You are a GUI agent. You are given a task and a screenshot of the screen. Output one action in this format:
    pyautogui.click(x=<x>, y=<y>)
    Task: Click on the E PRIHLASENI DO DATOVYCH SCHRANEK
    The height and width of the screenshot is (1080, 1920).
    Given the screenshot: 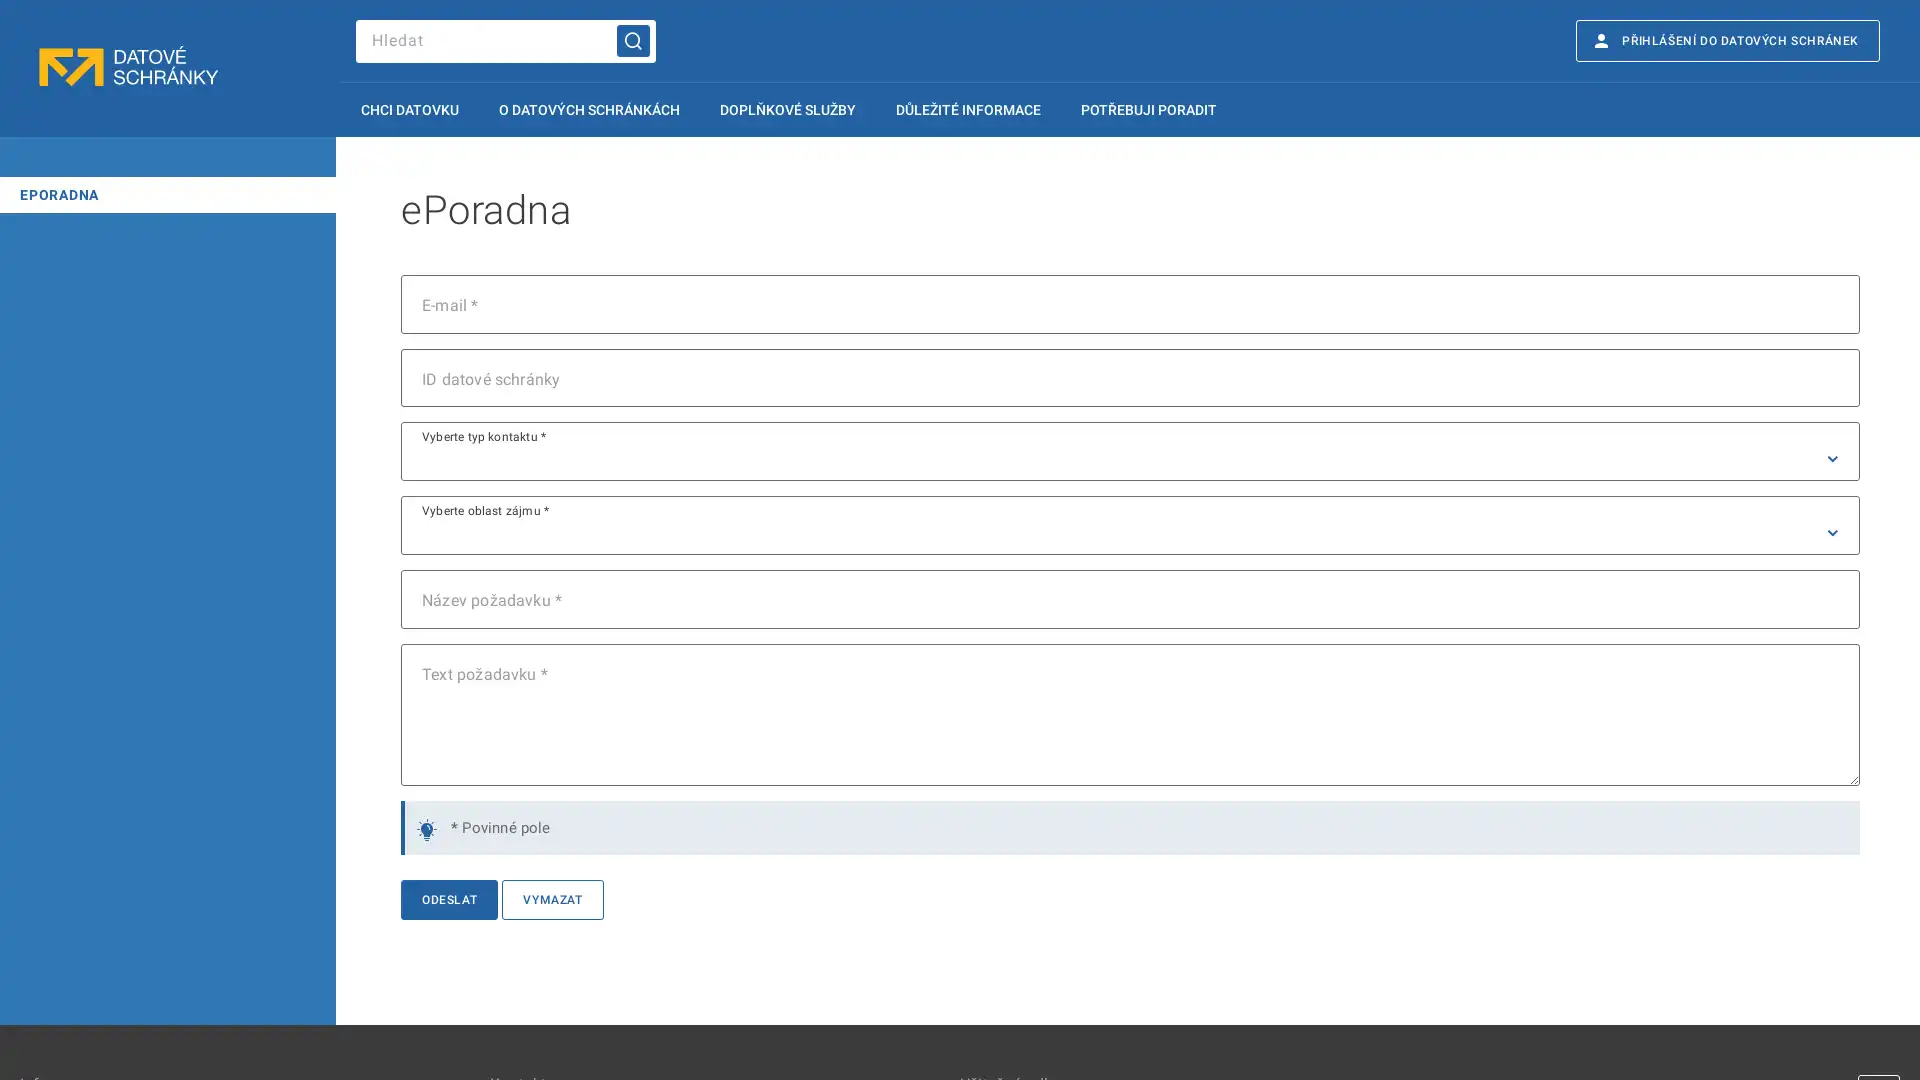 What is the action you would take?
    pyautogui.click(x=1726, y=41)
    